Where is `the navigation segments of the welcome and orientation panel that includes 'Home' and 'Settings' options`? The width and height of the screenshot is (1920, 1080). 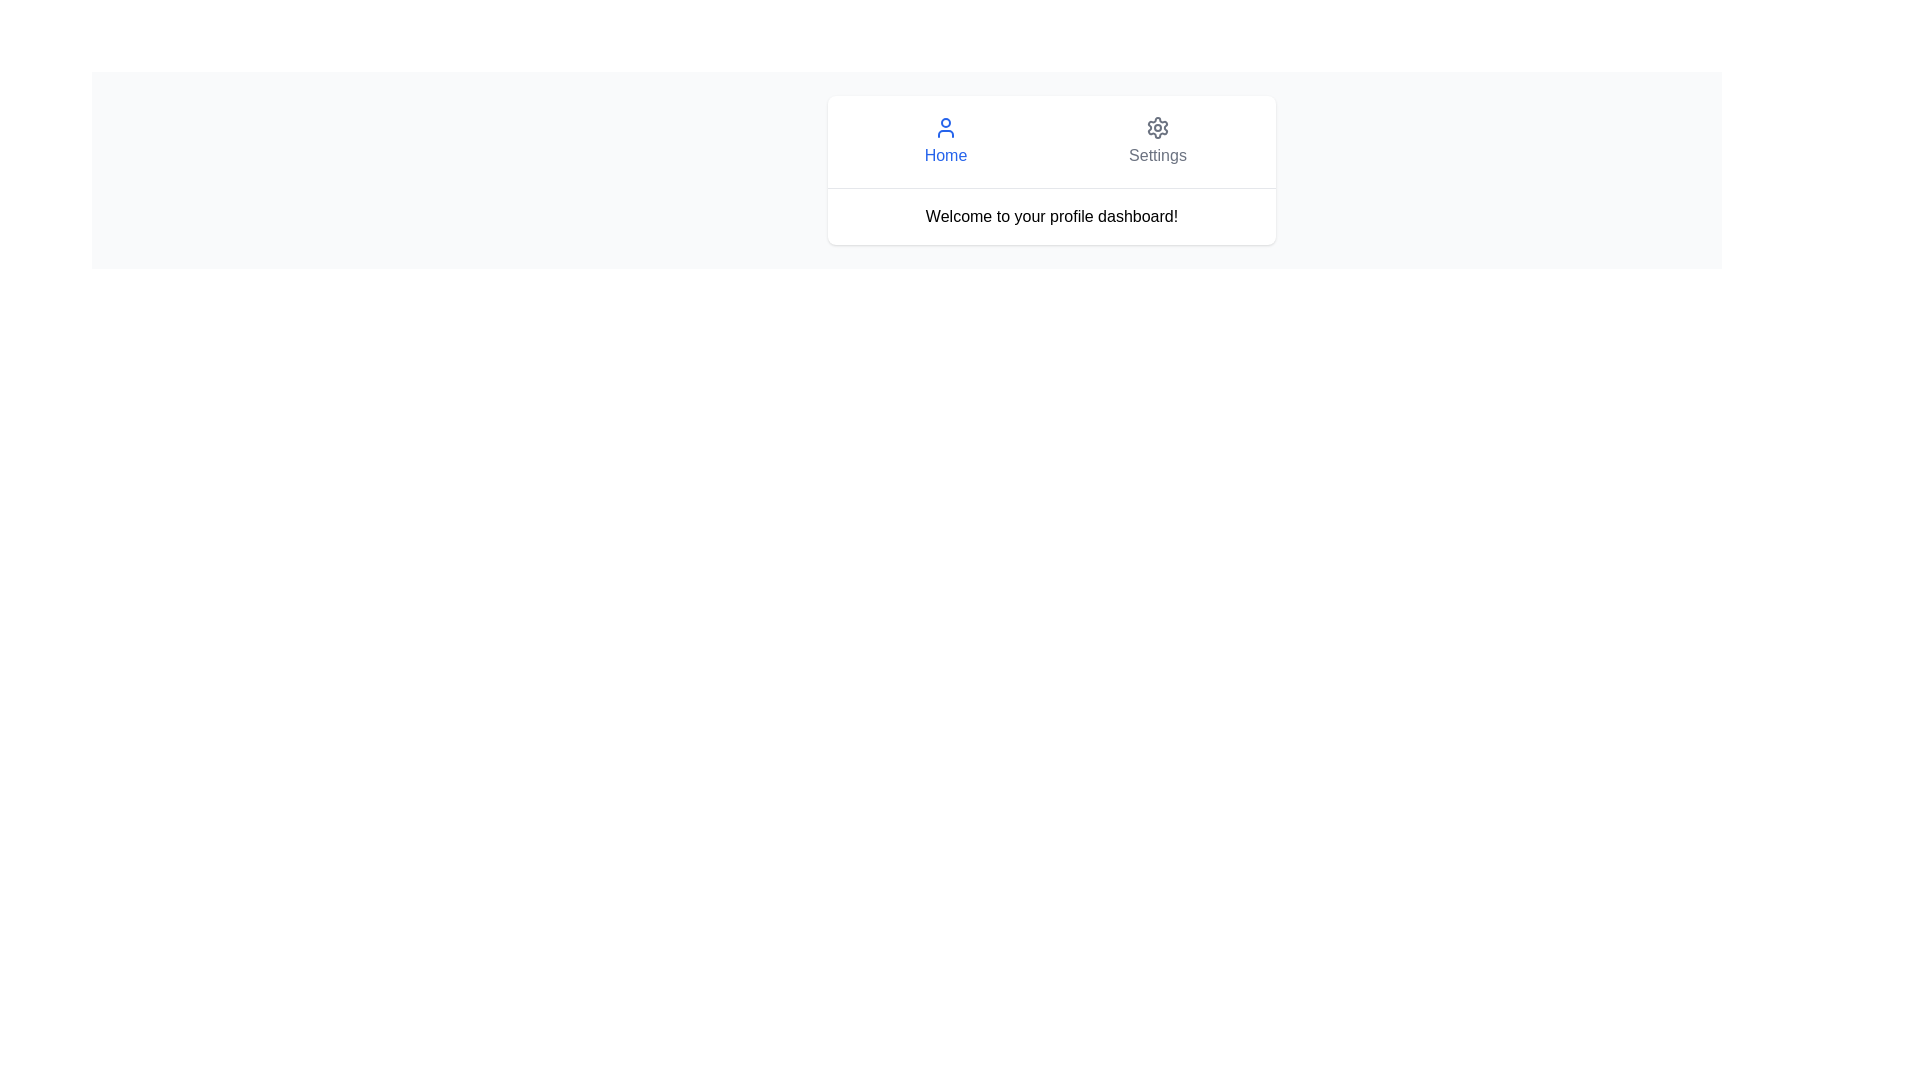 the navigation segments of the welcome and orientation panel that includes 'Home' and 'Settings' options is located at coordinates (1050, 168).